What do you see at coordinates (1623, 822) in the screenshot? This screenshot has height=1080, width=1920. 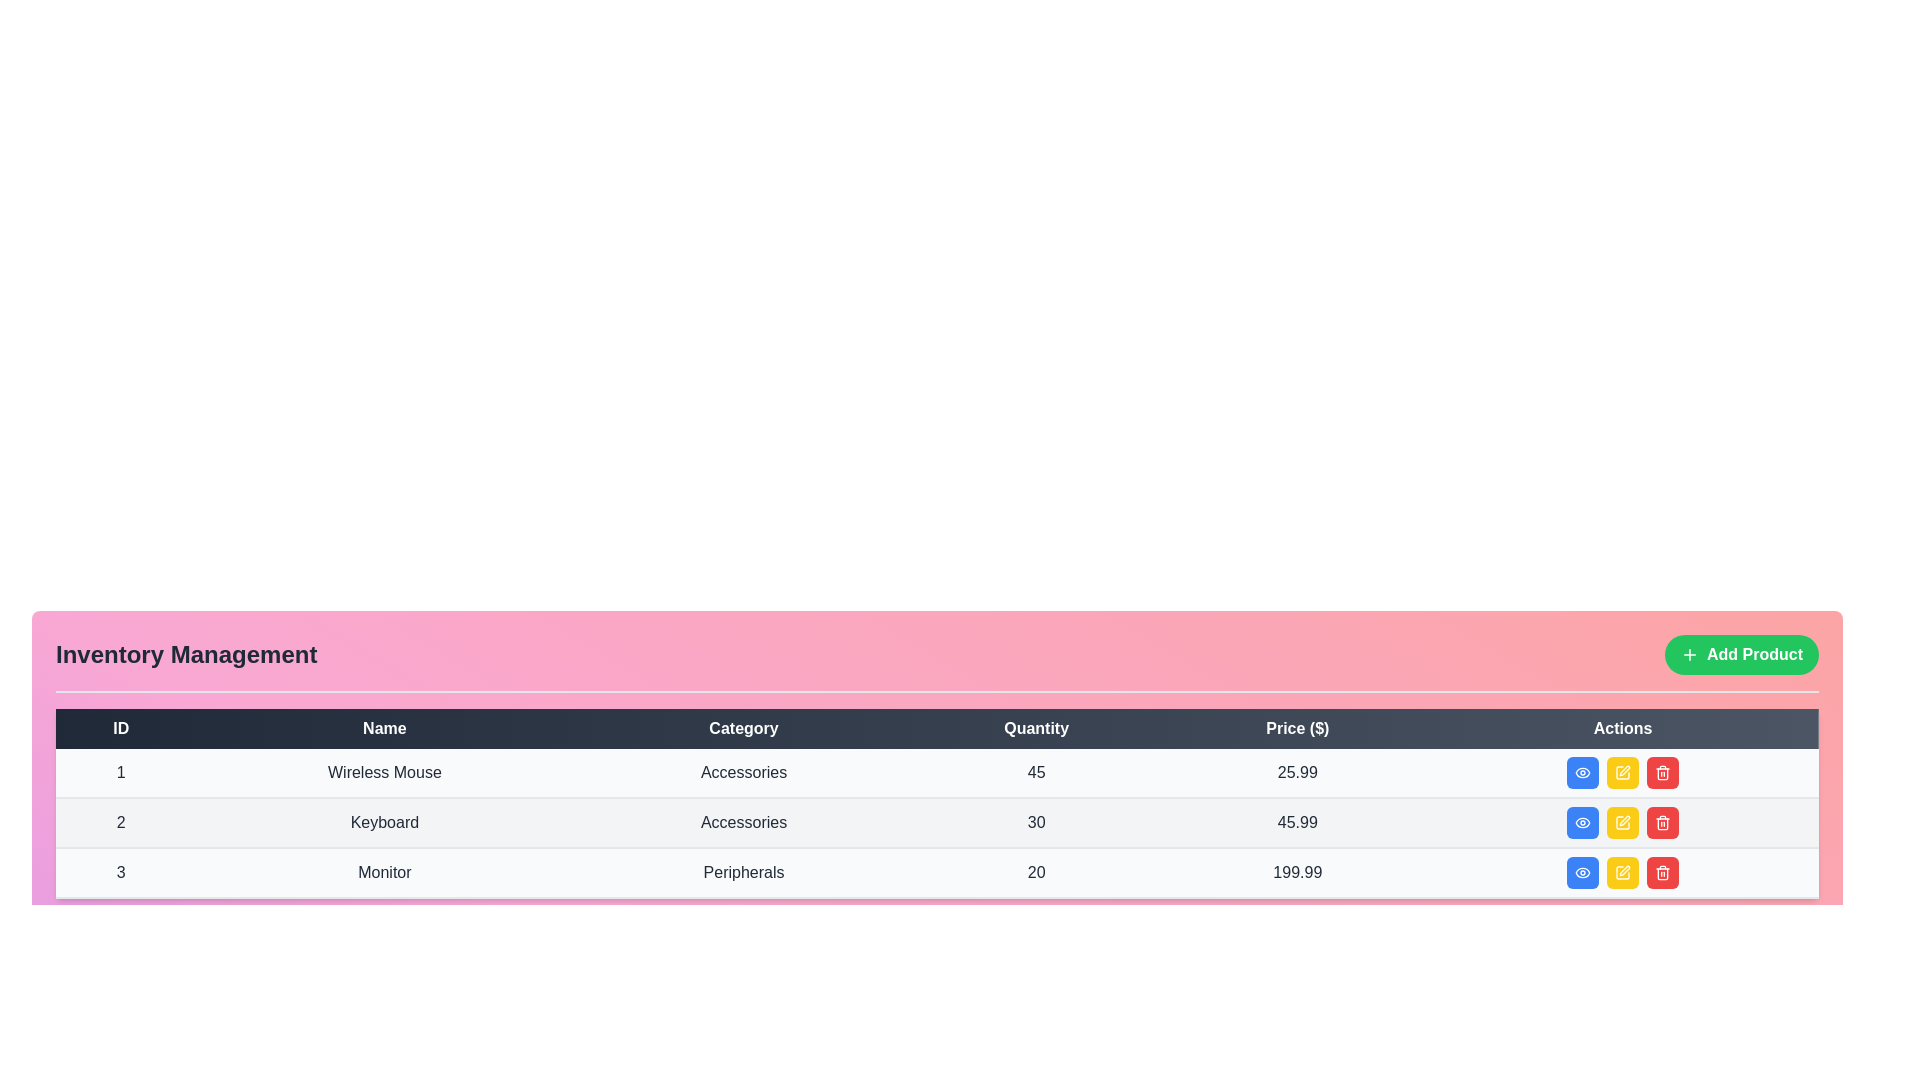 I see `the edit action button located in the second row of the 'Actions' column for the 'Keyboard' product` at bounding box center [1623, 822].